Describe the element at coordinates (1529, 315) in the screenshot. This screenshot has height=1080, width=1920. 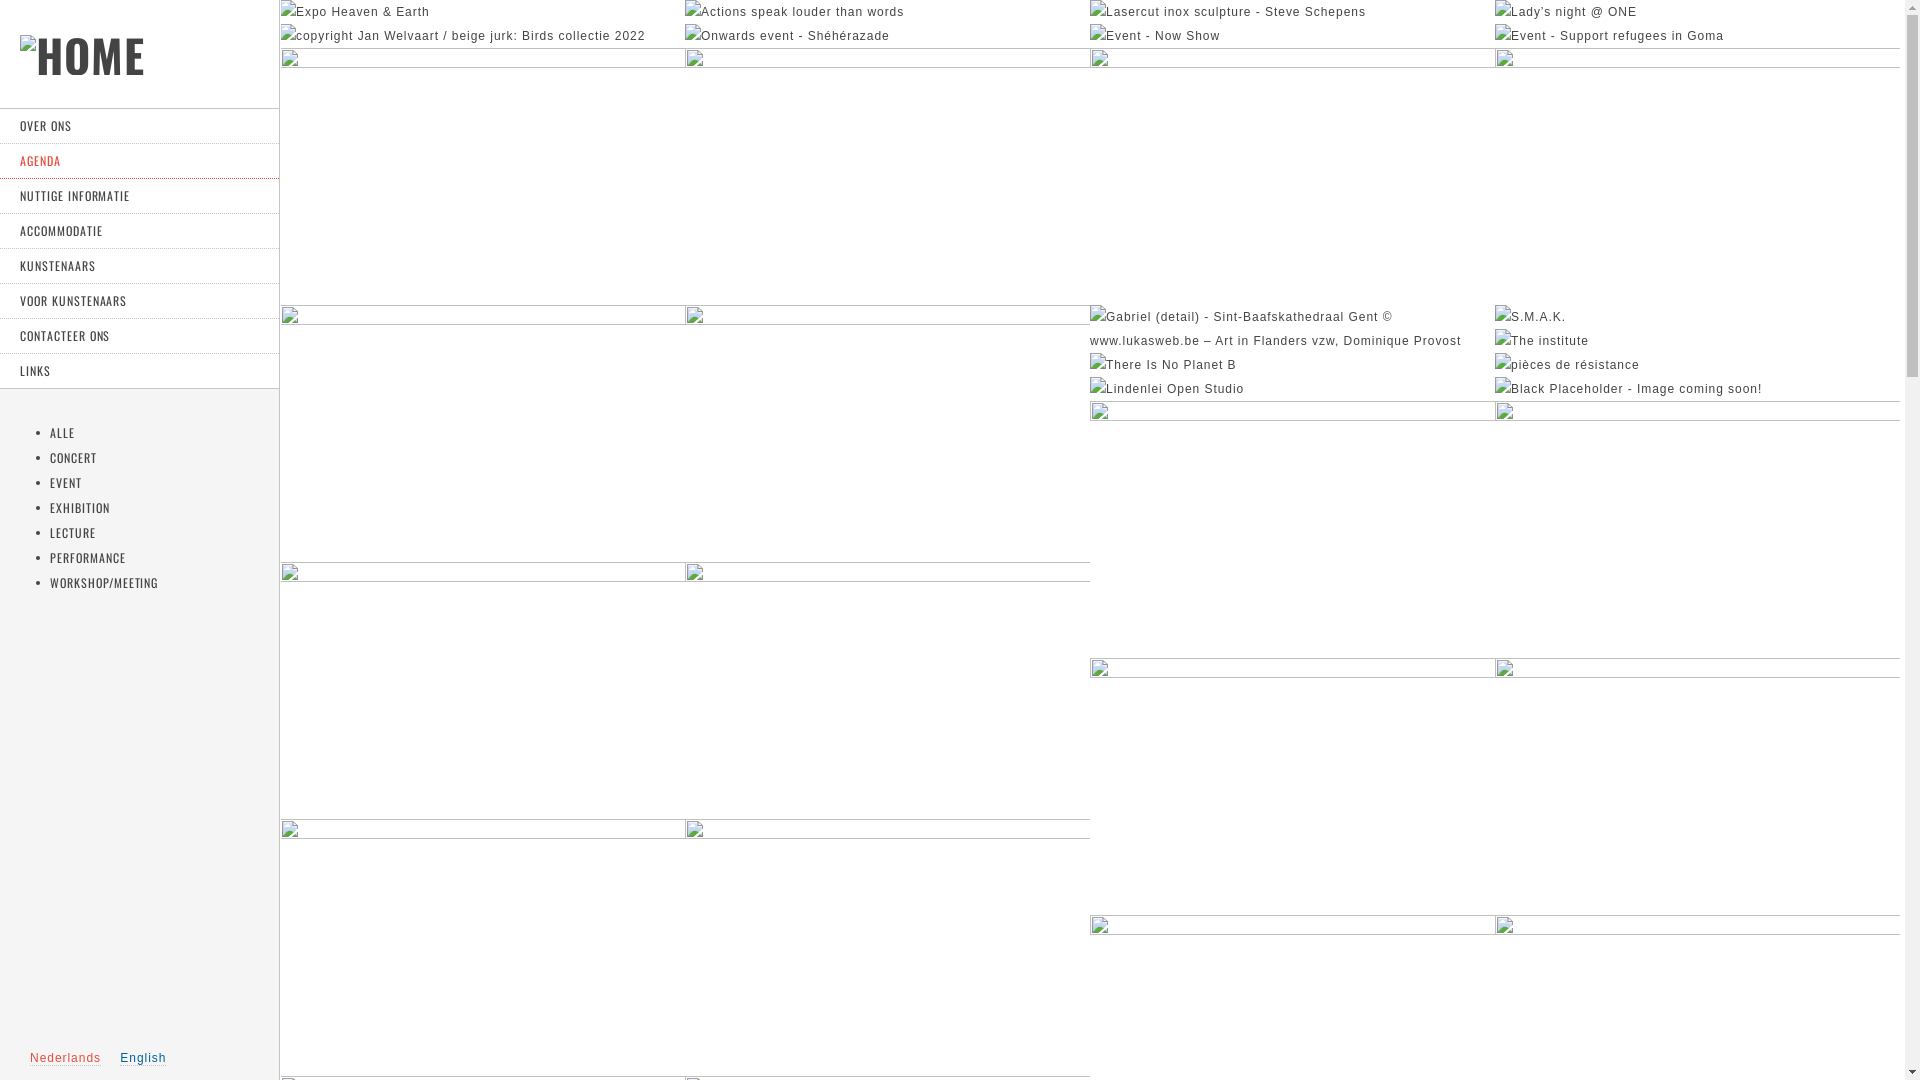
I see `'S.M.A.K.'` at that location.